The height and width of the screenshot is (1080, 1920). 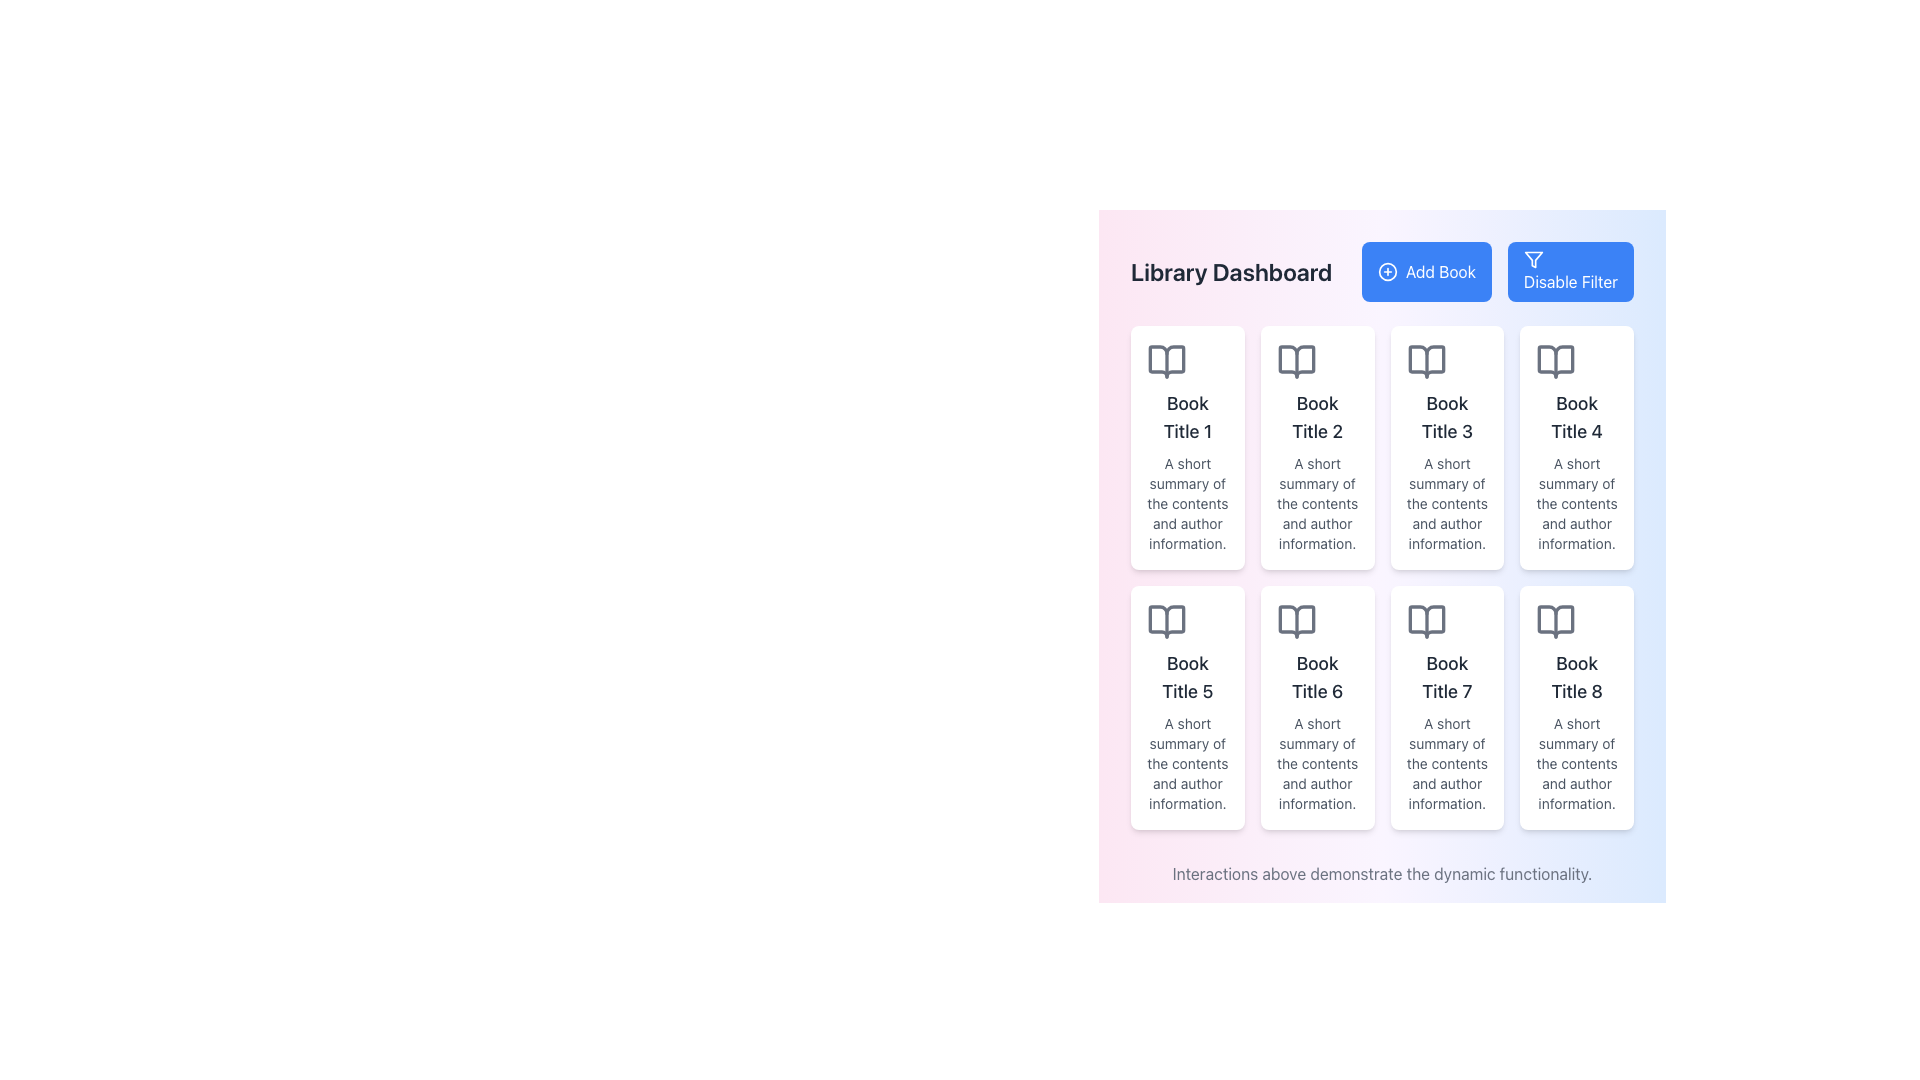 I want to click on the Information Card representing the specific book in the bottom-right corner of the grid layout, so click(x=1576, y=707).